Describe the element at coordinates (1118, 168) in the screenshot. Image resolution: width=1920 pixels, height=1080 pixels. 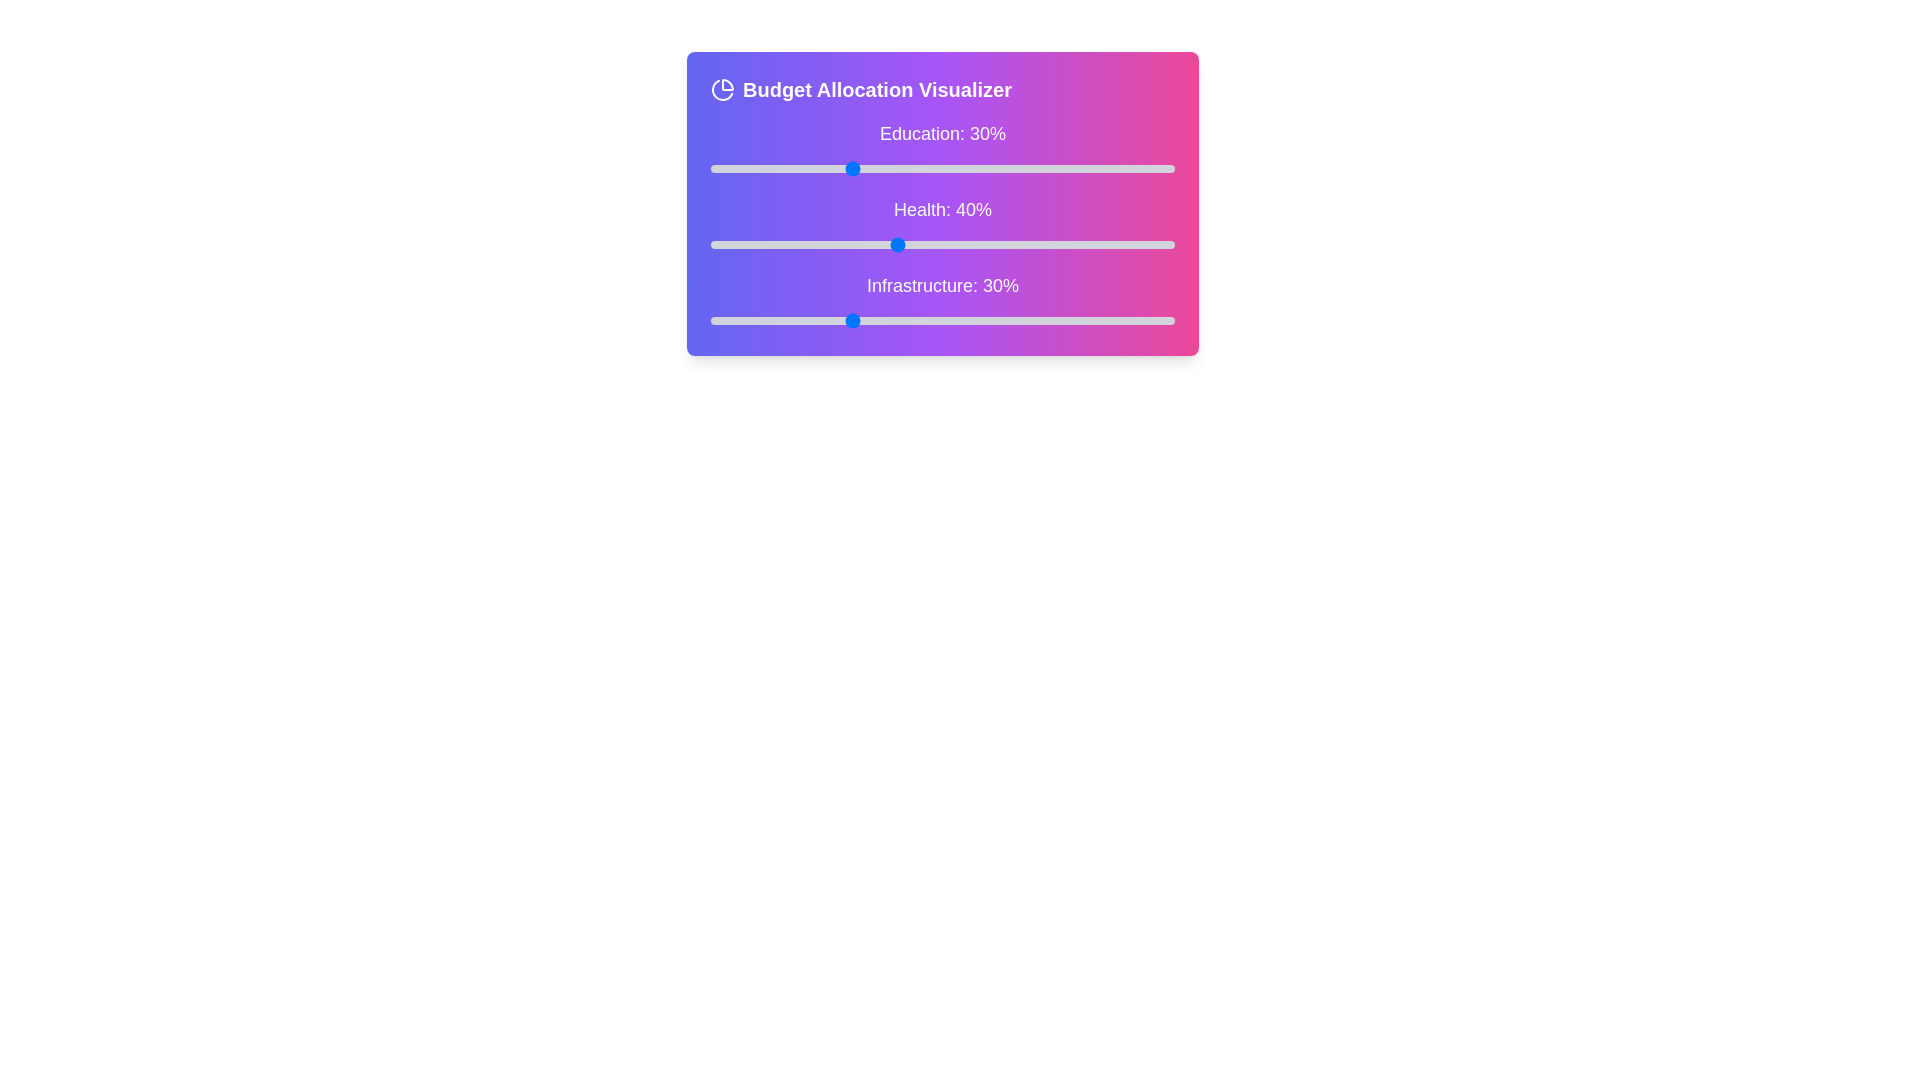
I see `the Education budget` at that location.